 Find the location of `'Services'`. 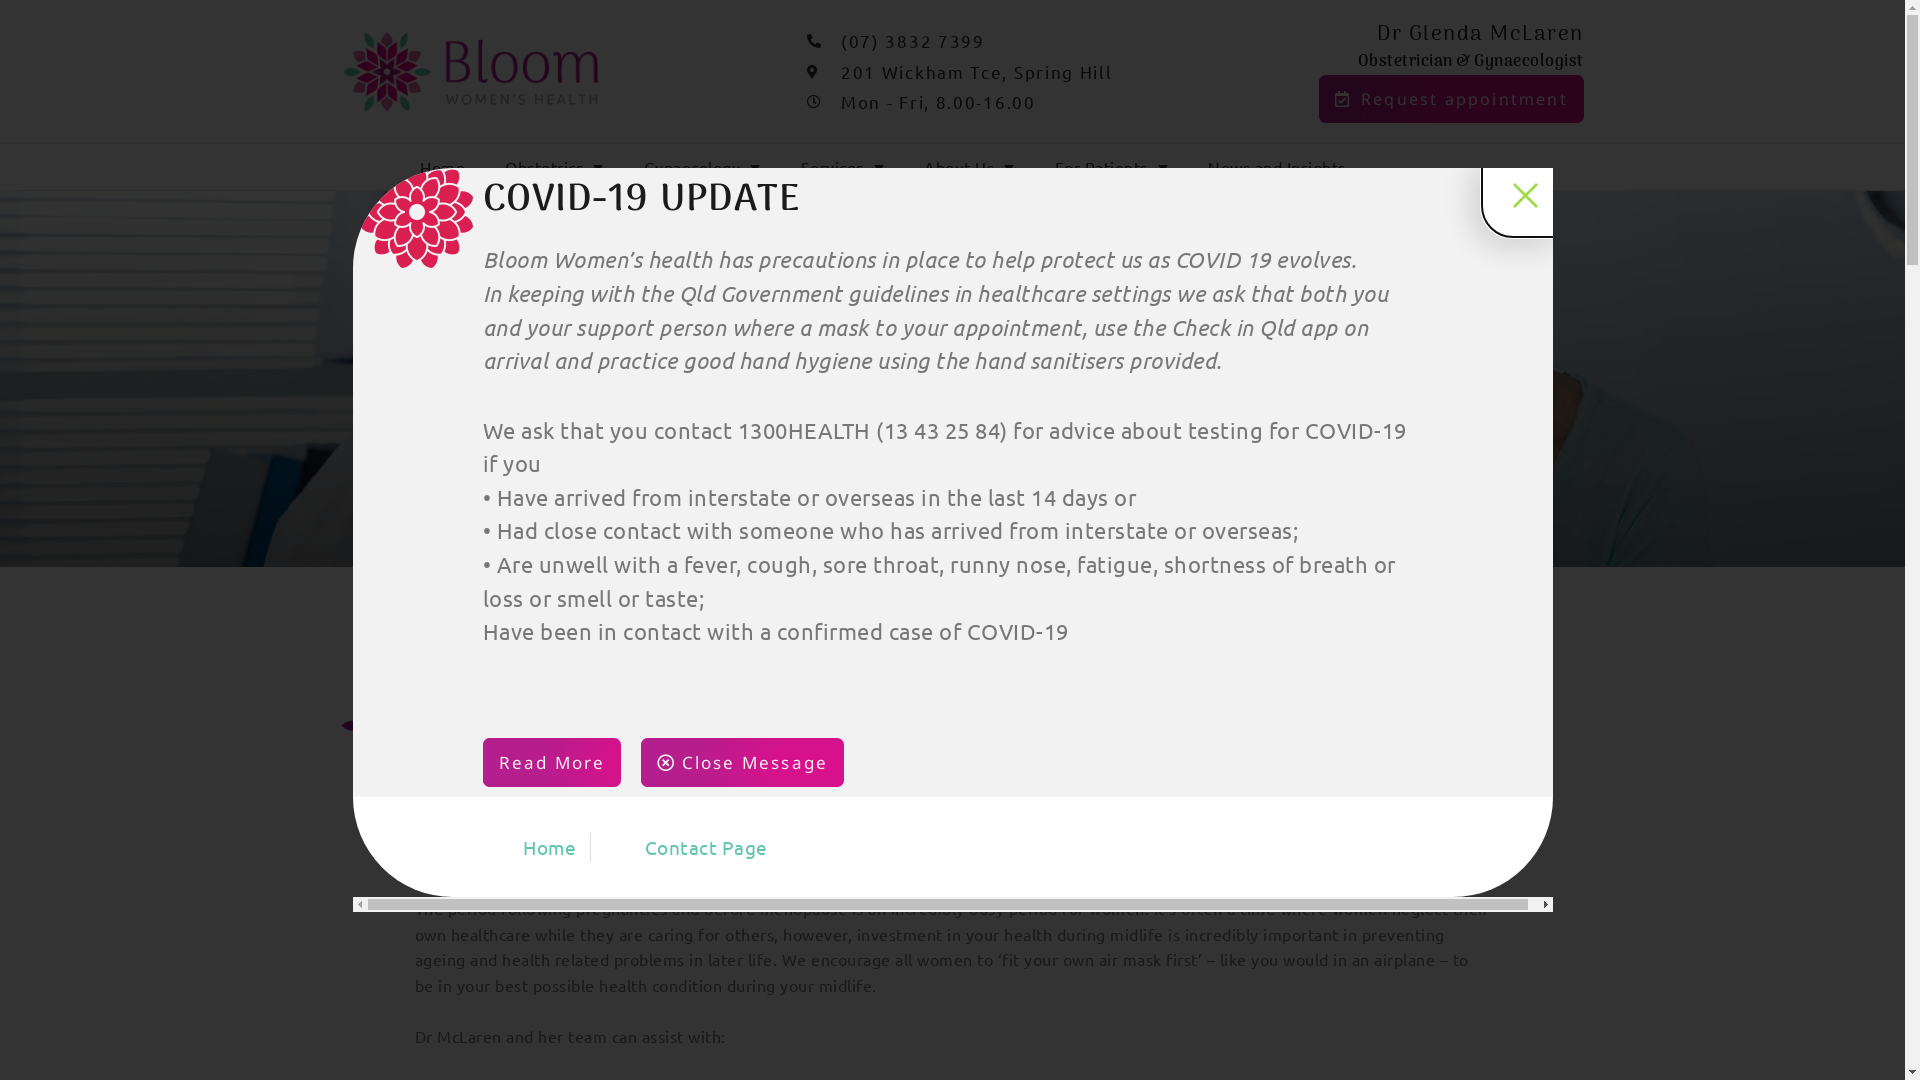

'Services' is located at coordinates (780, 165).